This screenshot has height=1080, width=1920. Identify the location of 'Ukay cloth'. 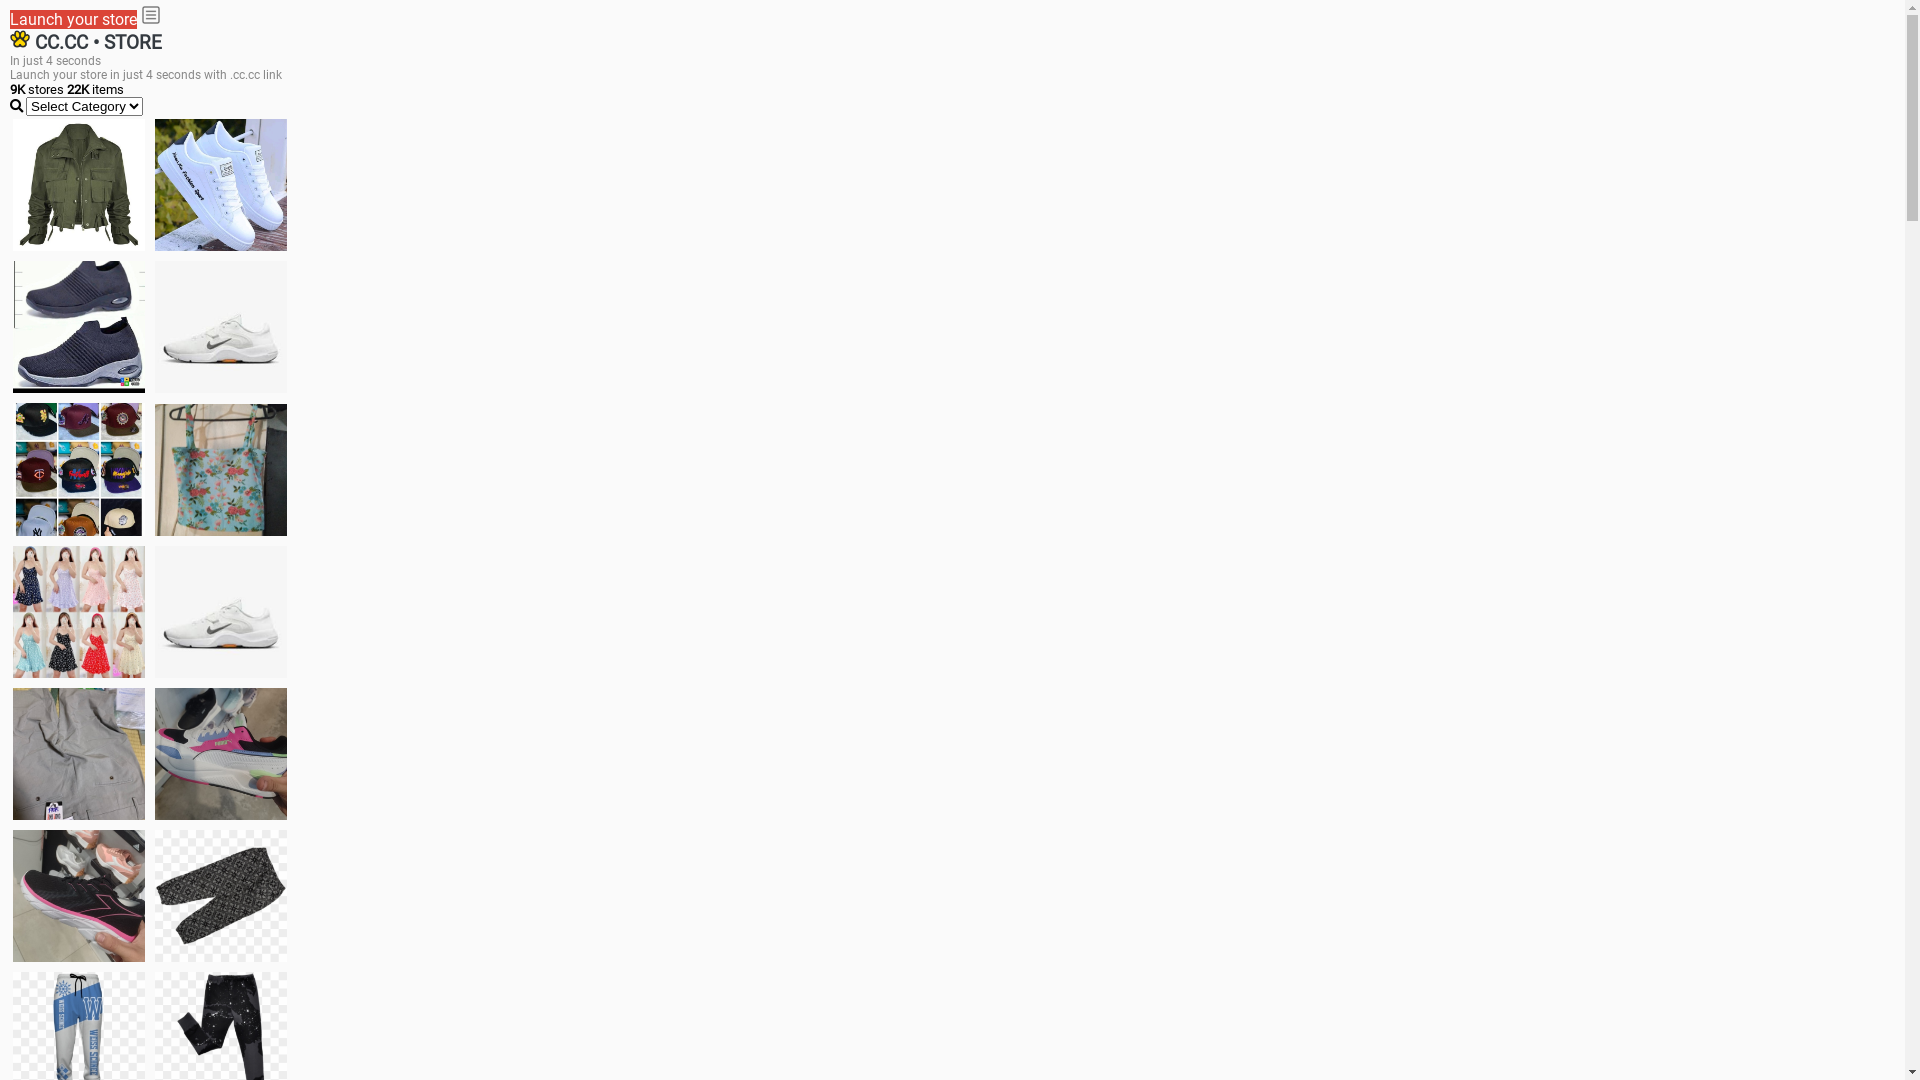
(220, 470).